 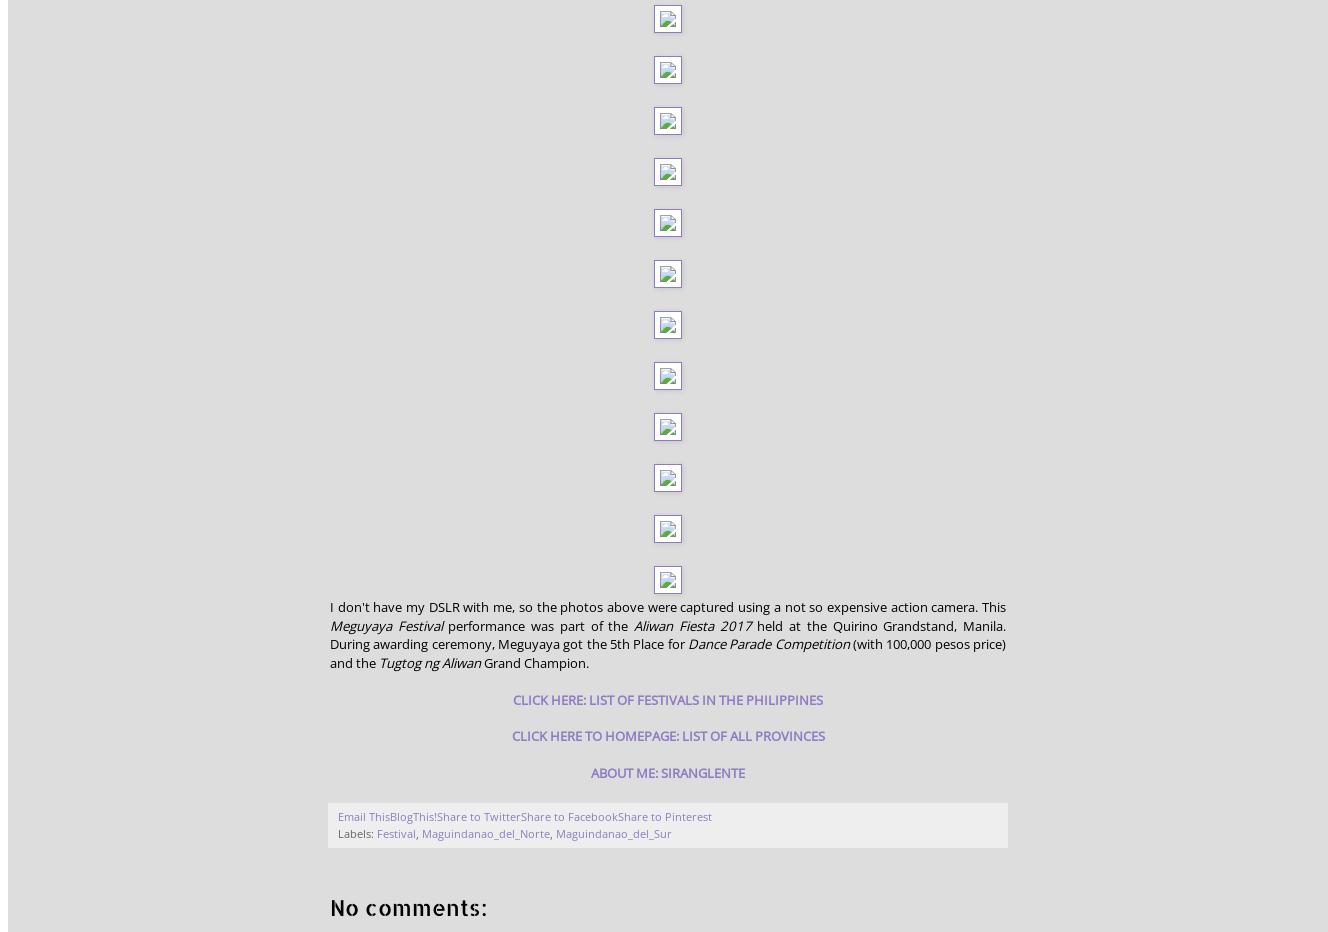 I want to click on 'Share to Facebook', so click(x=568, y=815).